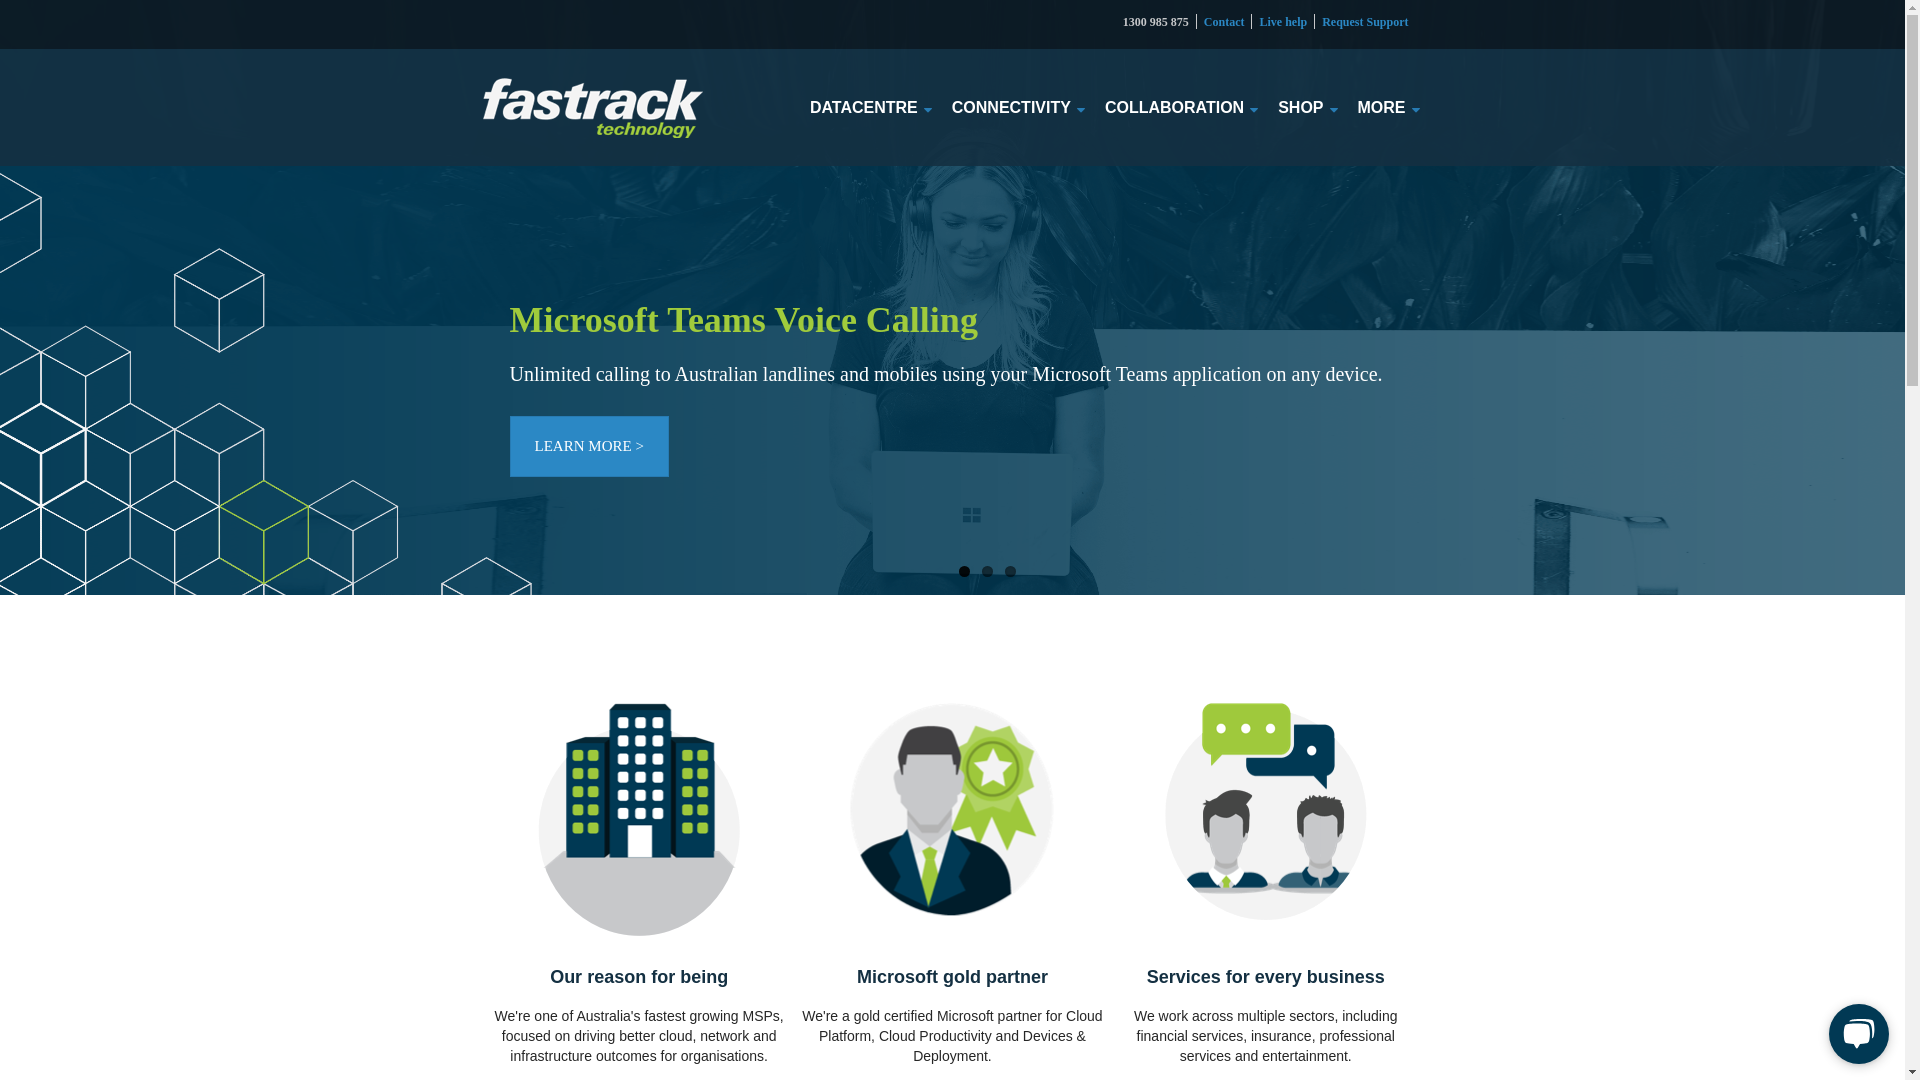 The image size is (1920, 1080). I want to click on 'LEARN MORE >', so click(588, 445).